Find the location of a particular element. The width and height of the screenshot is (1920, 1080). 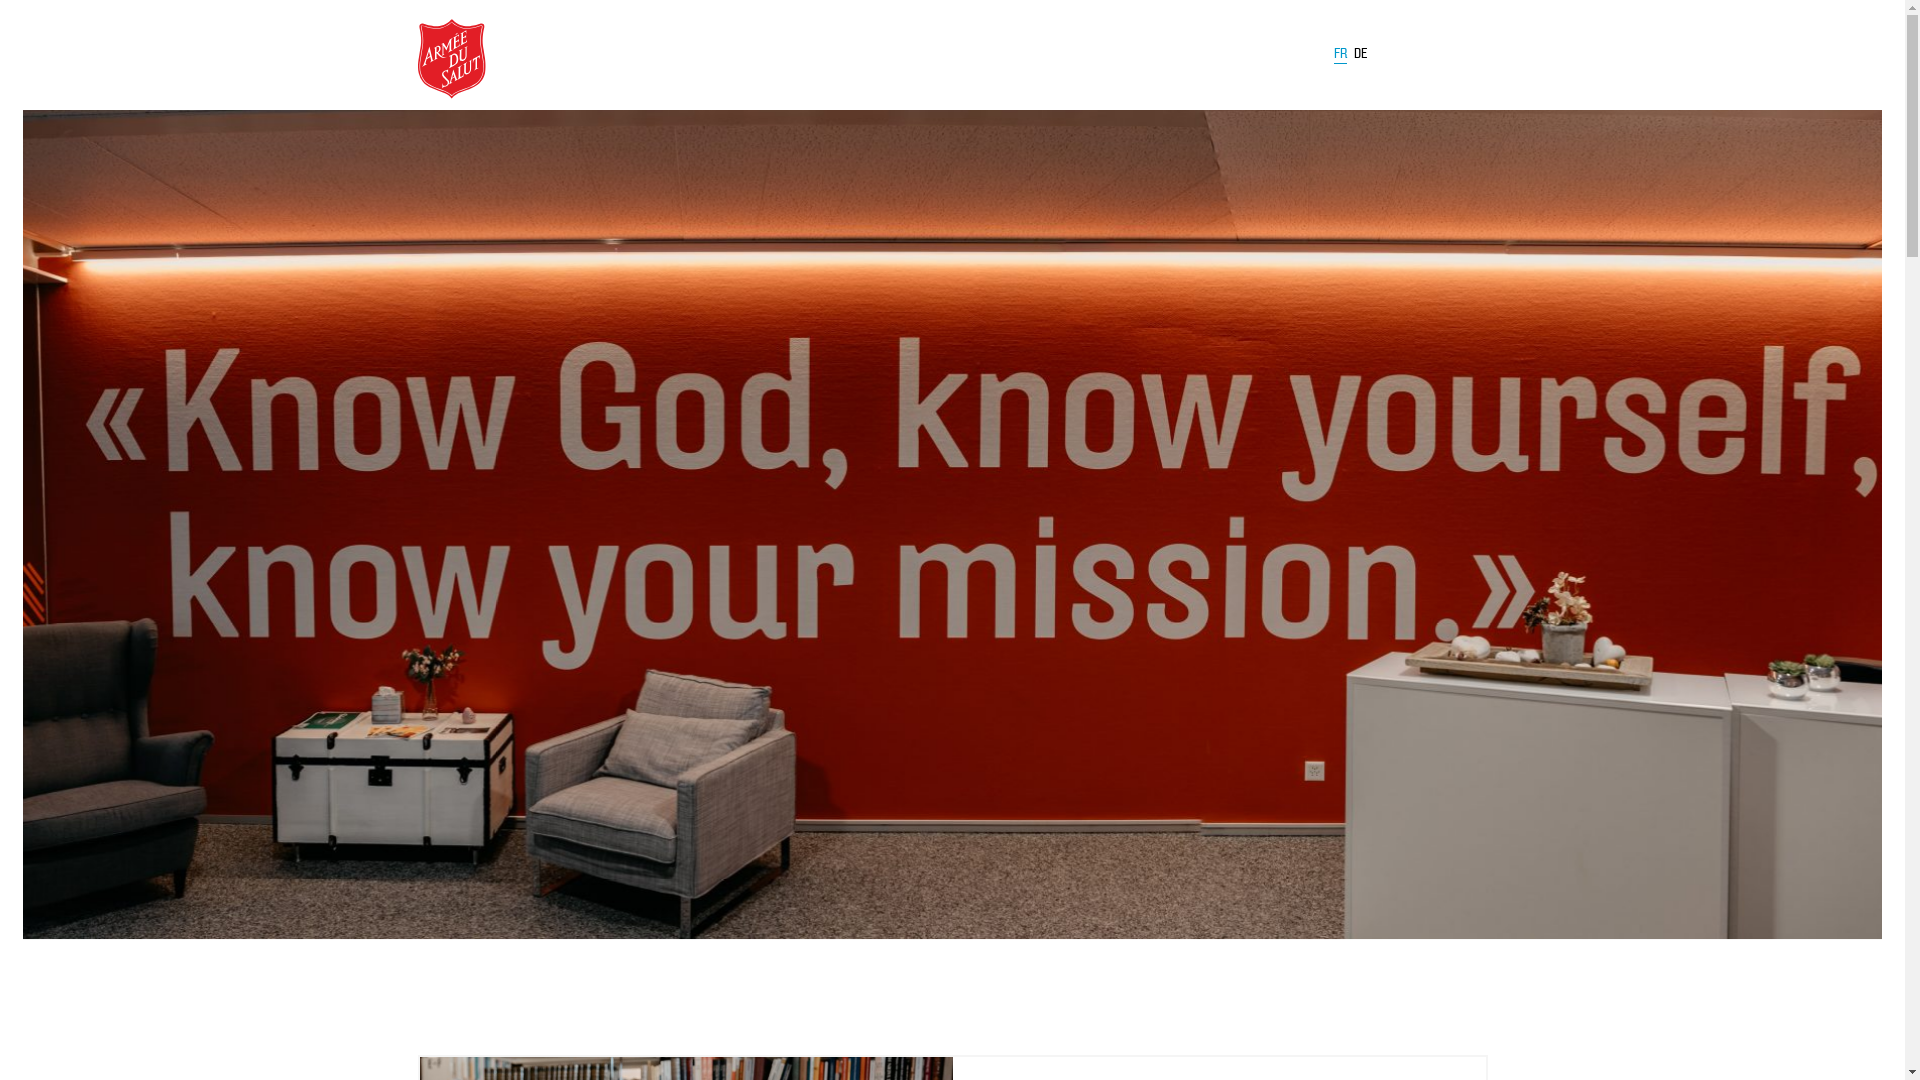

'DE' is located at coordinates (1360, 53).